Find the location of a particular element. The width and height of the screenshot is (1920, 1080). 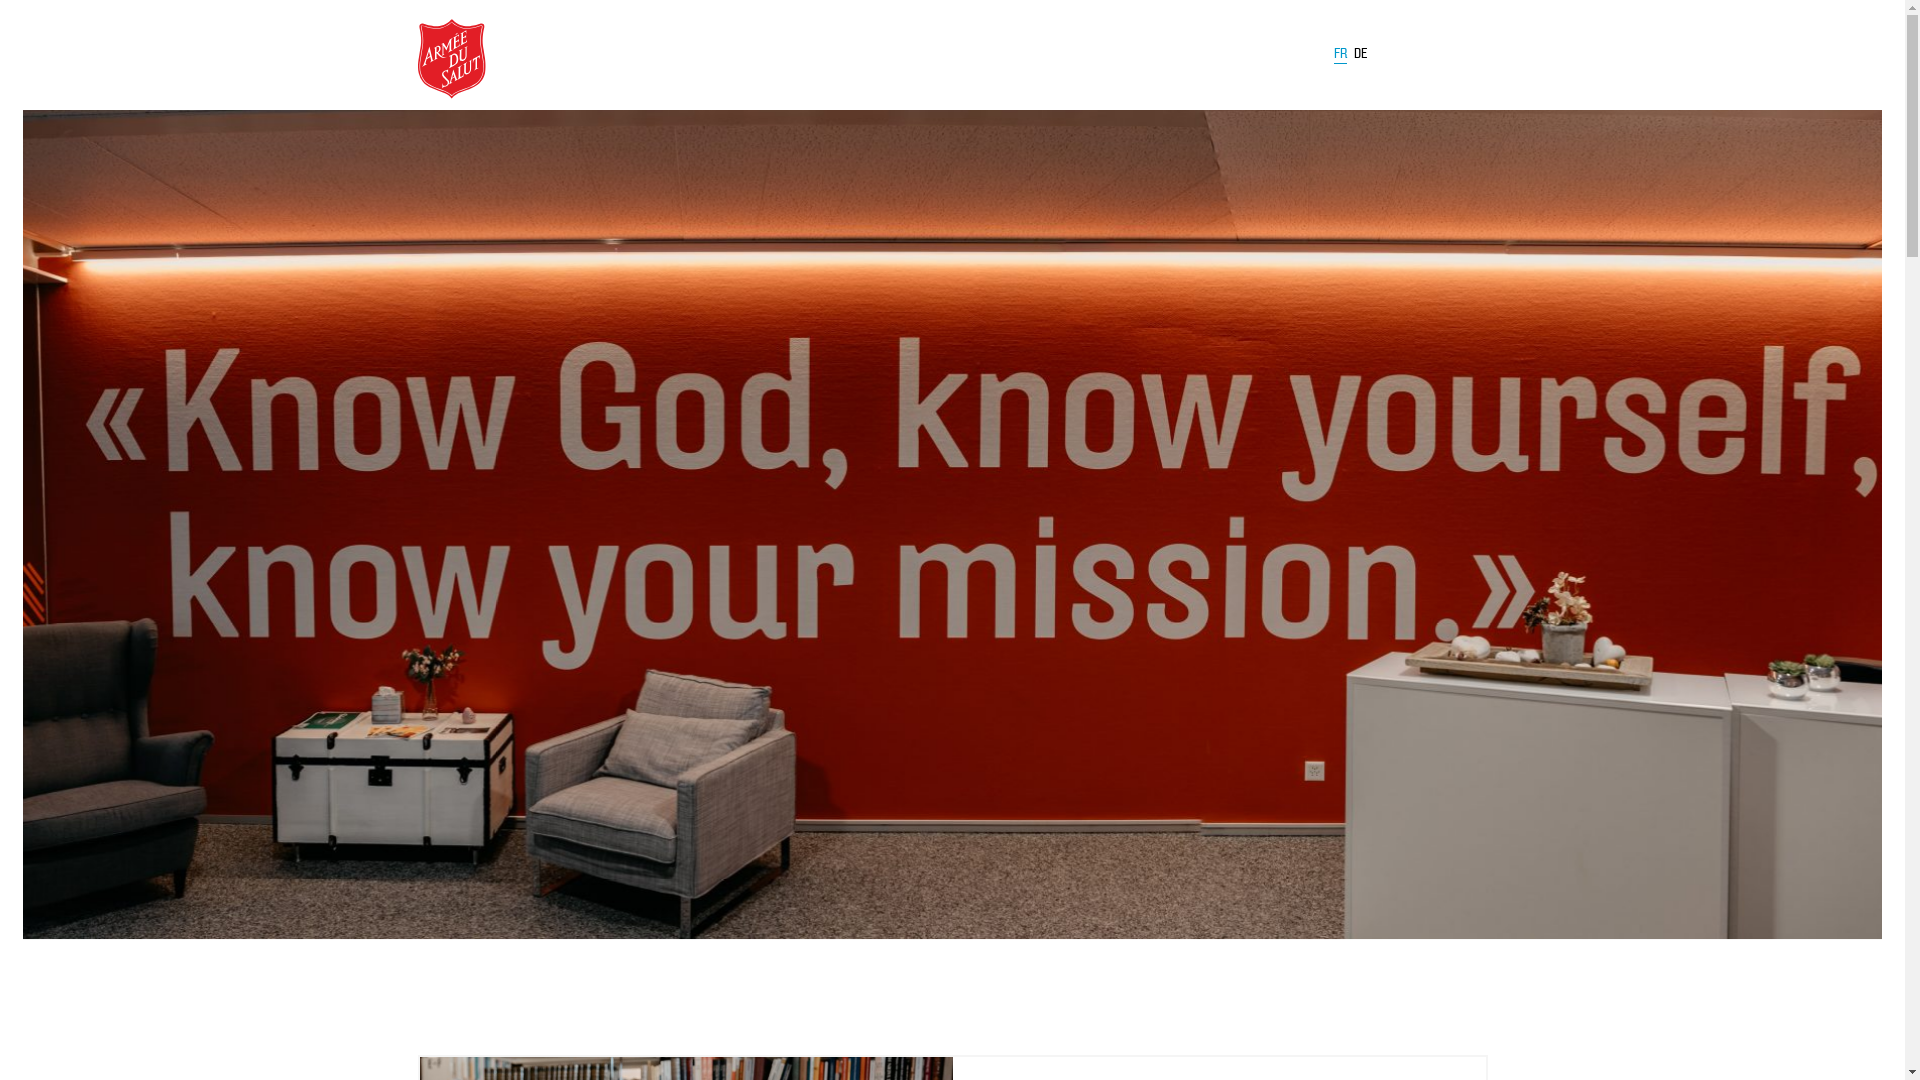

'DE' is located at coordinates (1360, 53).